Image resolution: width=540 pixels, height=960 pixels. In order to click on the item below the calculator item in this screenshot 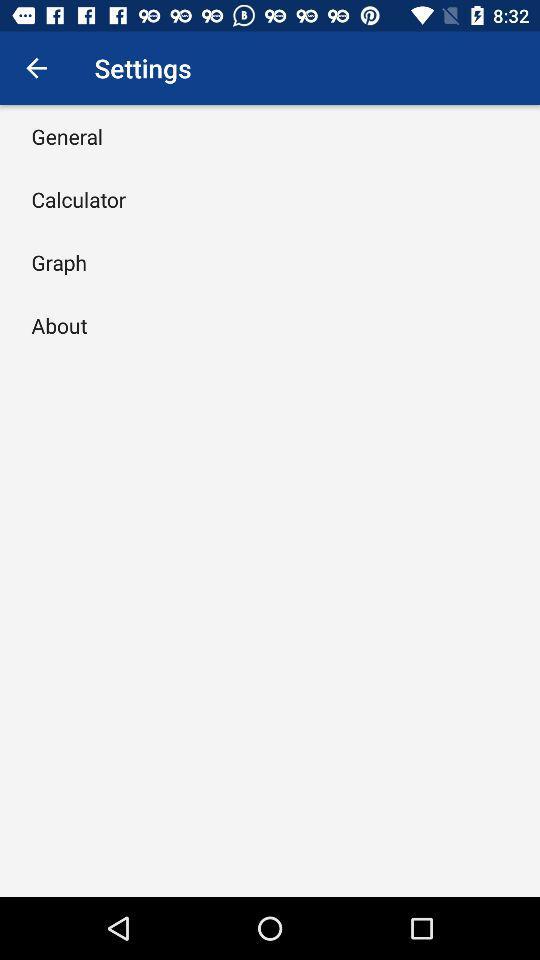, I will do `click(59, 261)`.